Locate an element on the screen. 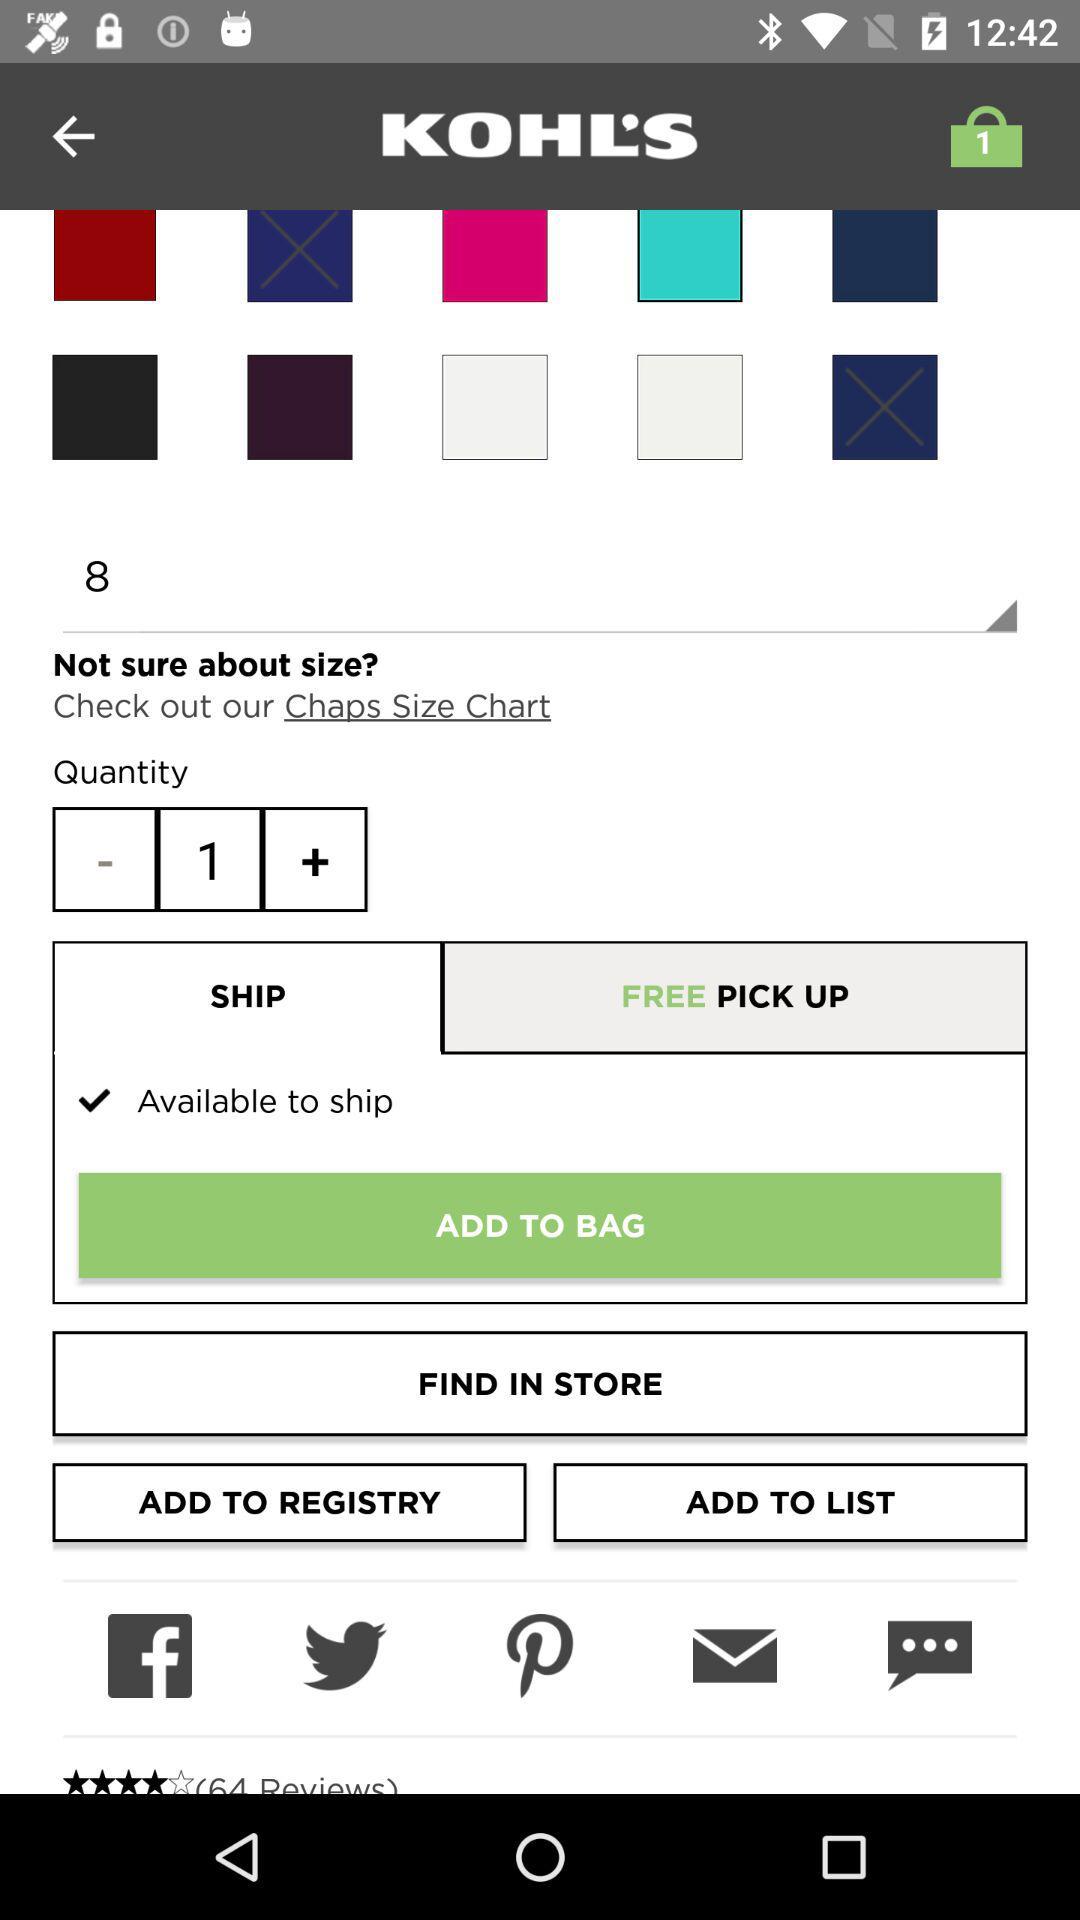 The height and width of the screenshot is (1920, 1080). cart is located at coordinates (980, 135).